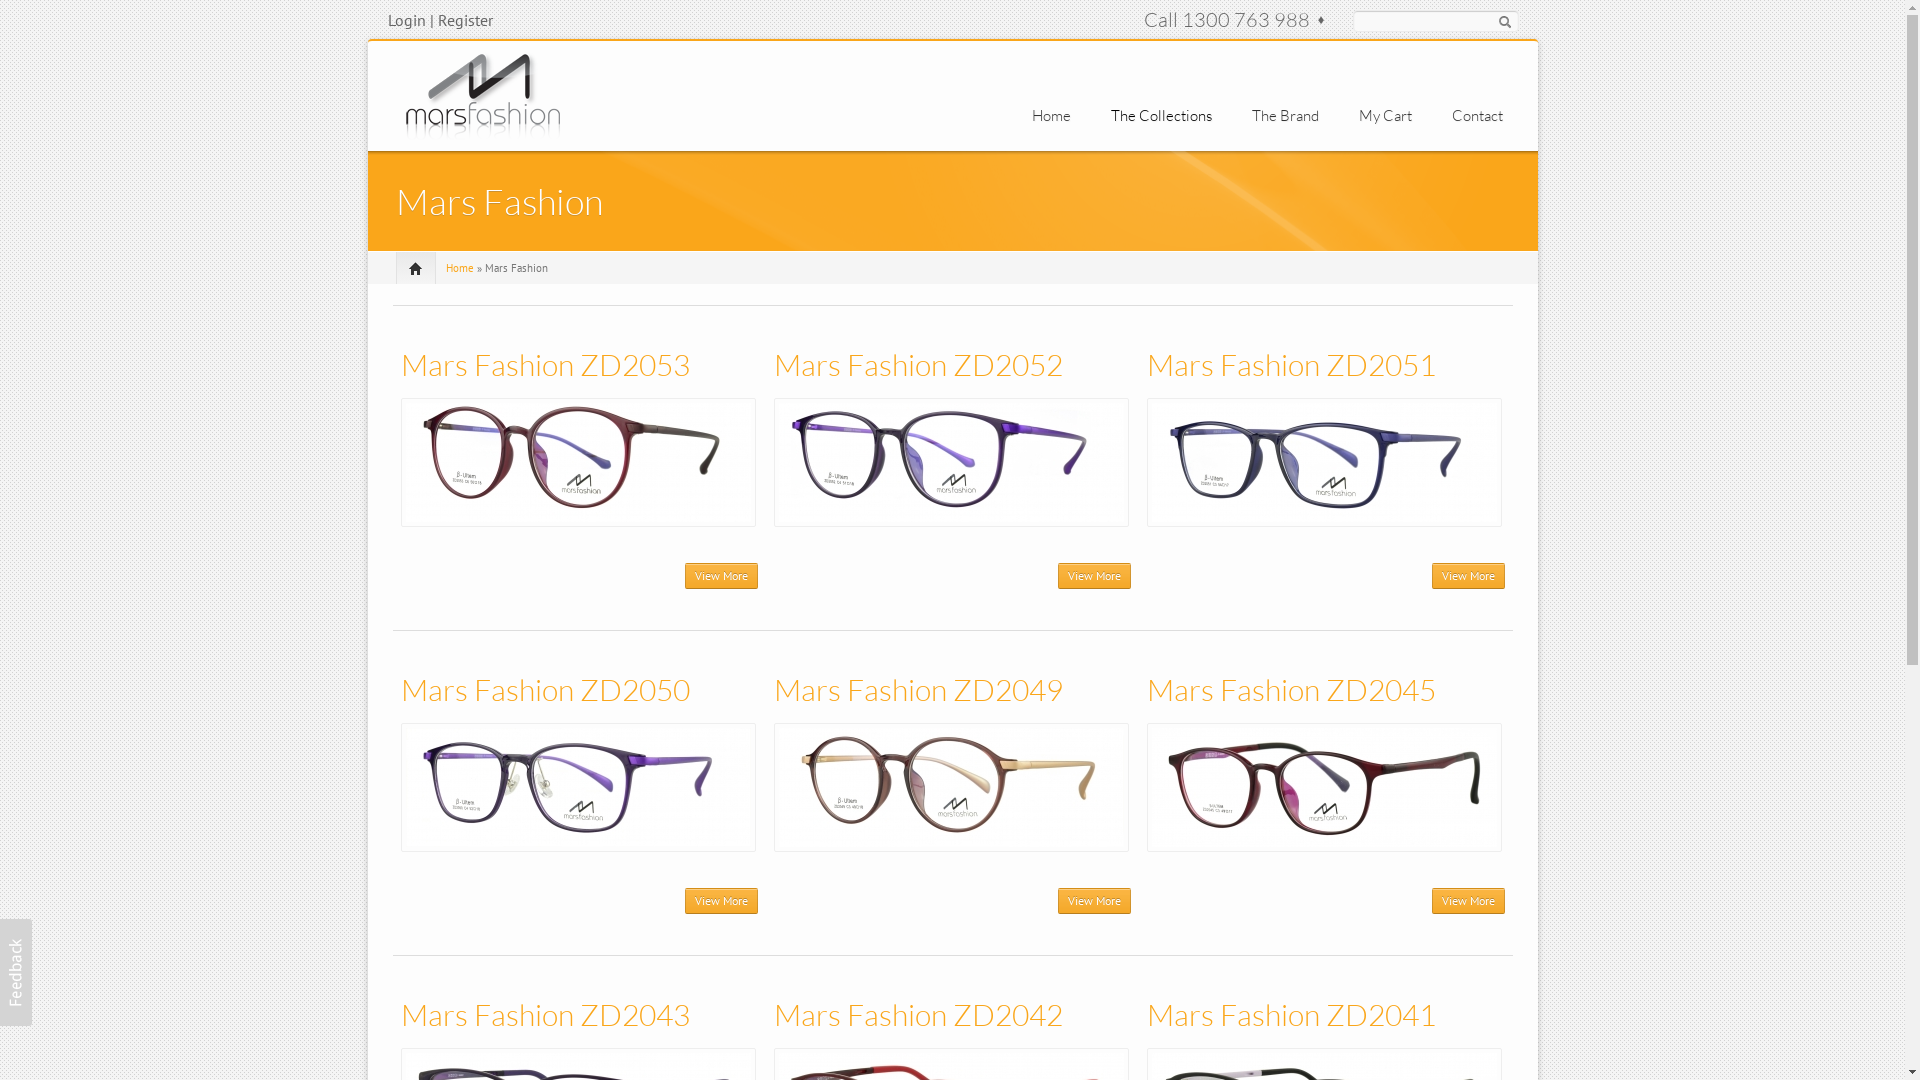  Describe the element at coordinates (1358, 115) in the screenshot. I see `'My Cart'` at that location.